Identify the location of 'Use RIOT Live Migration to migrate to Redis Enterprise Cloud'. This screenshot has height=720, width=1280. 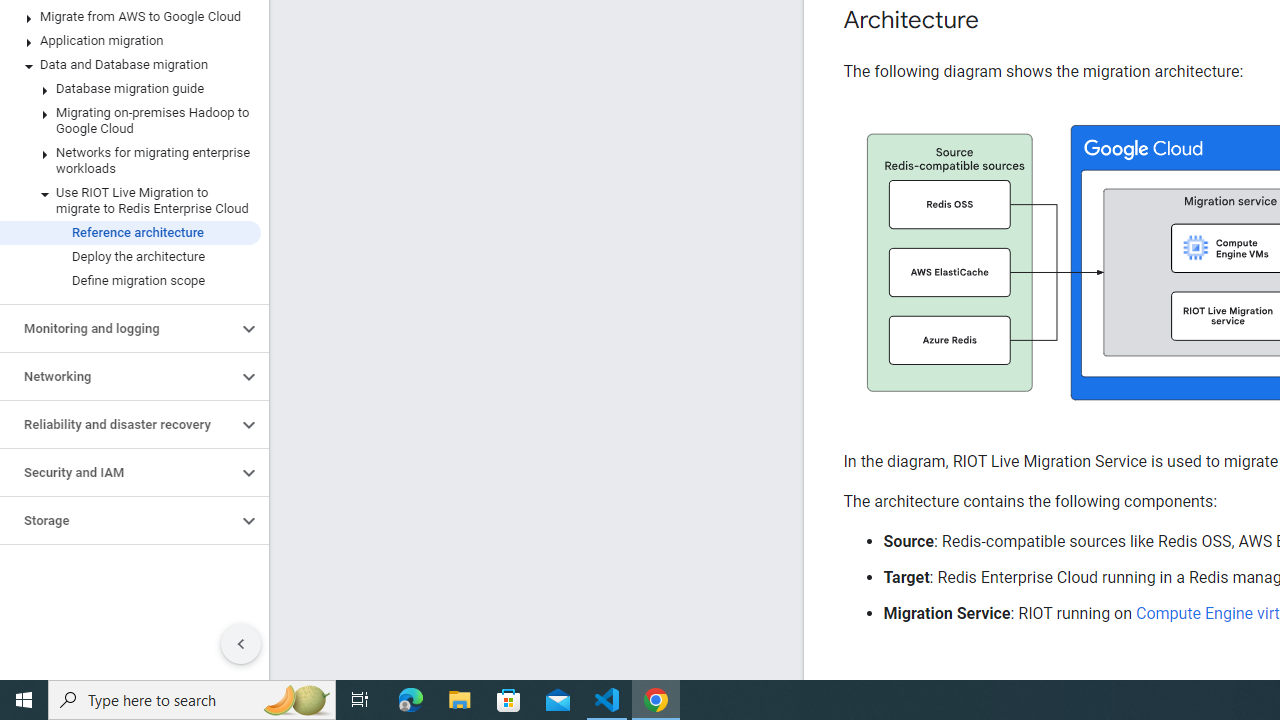
(129, 200).